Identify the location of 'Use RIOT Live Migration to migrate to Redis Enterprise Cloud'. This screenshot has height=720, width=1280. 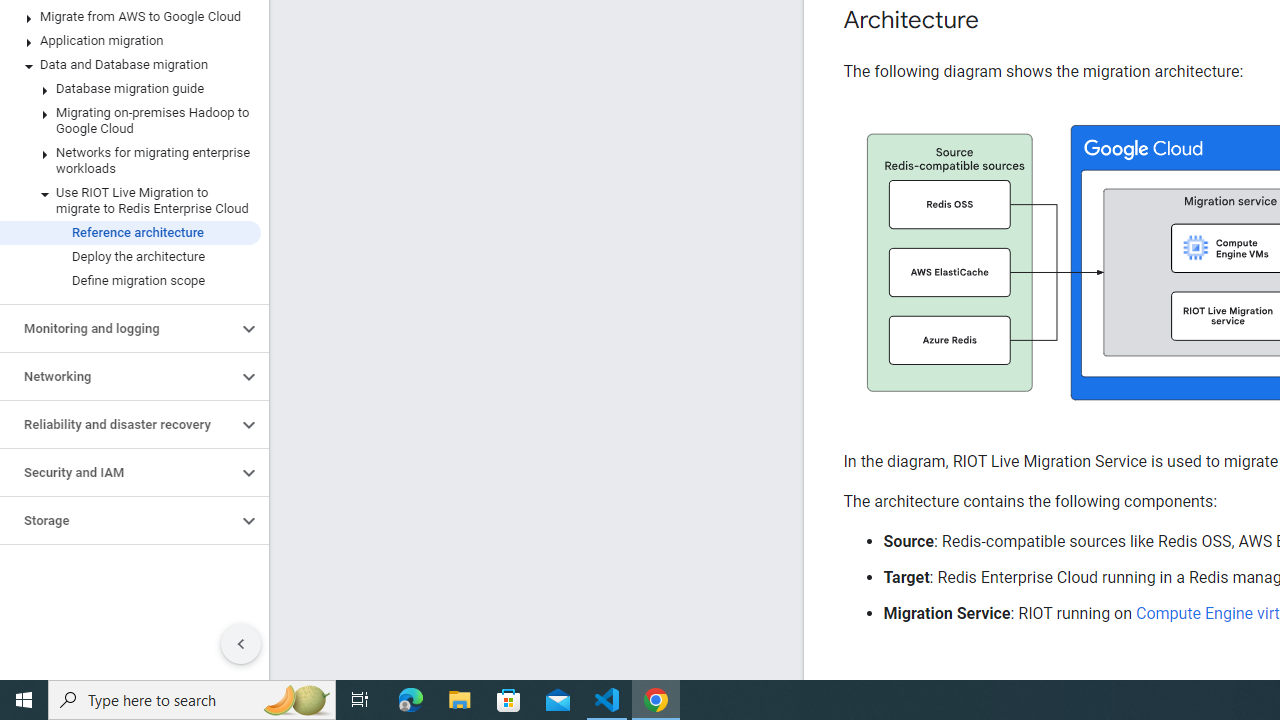
(129, 200).